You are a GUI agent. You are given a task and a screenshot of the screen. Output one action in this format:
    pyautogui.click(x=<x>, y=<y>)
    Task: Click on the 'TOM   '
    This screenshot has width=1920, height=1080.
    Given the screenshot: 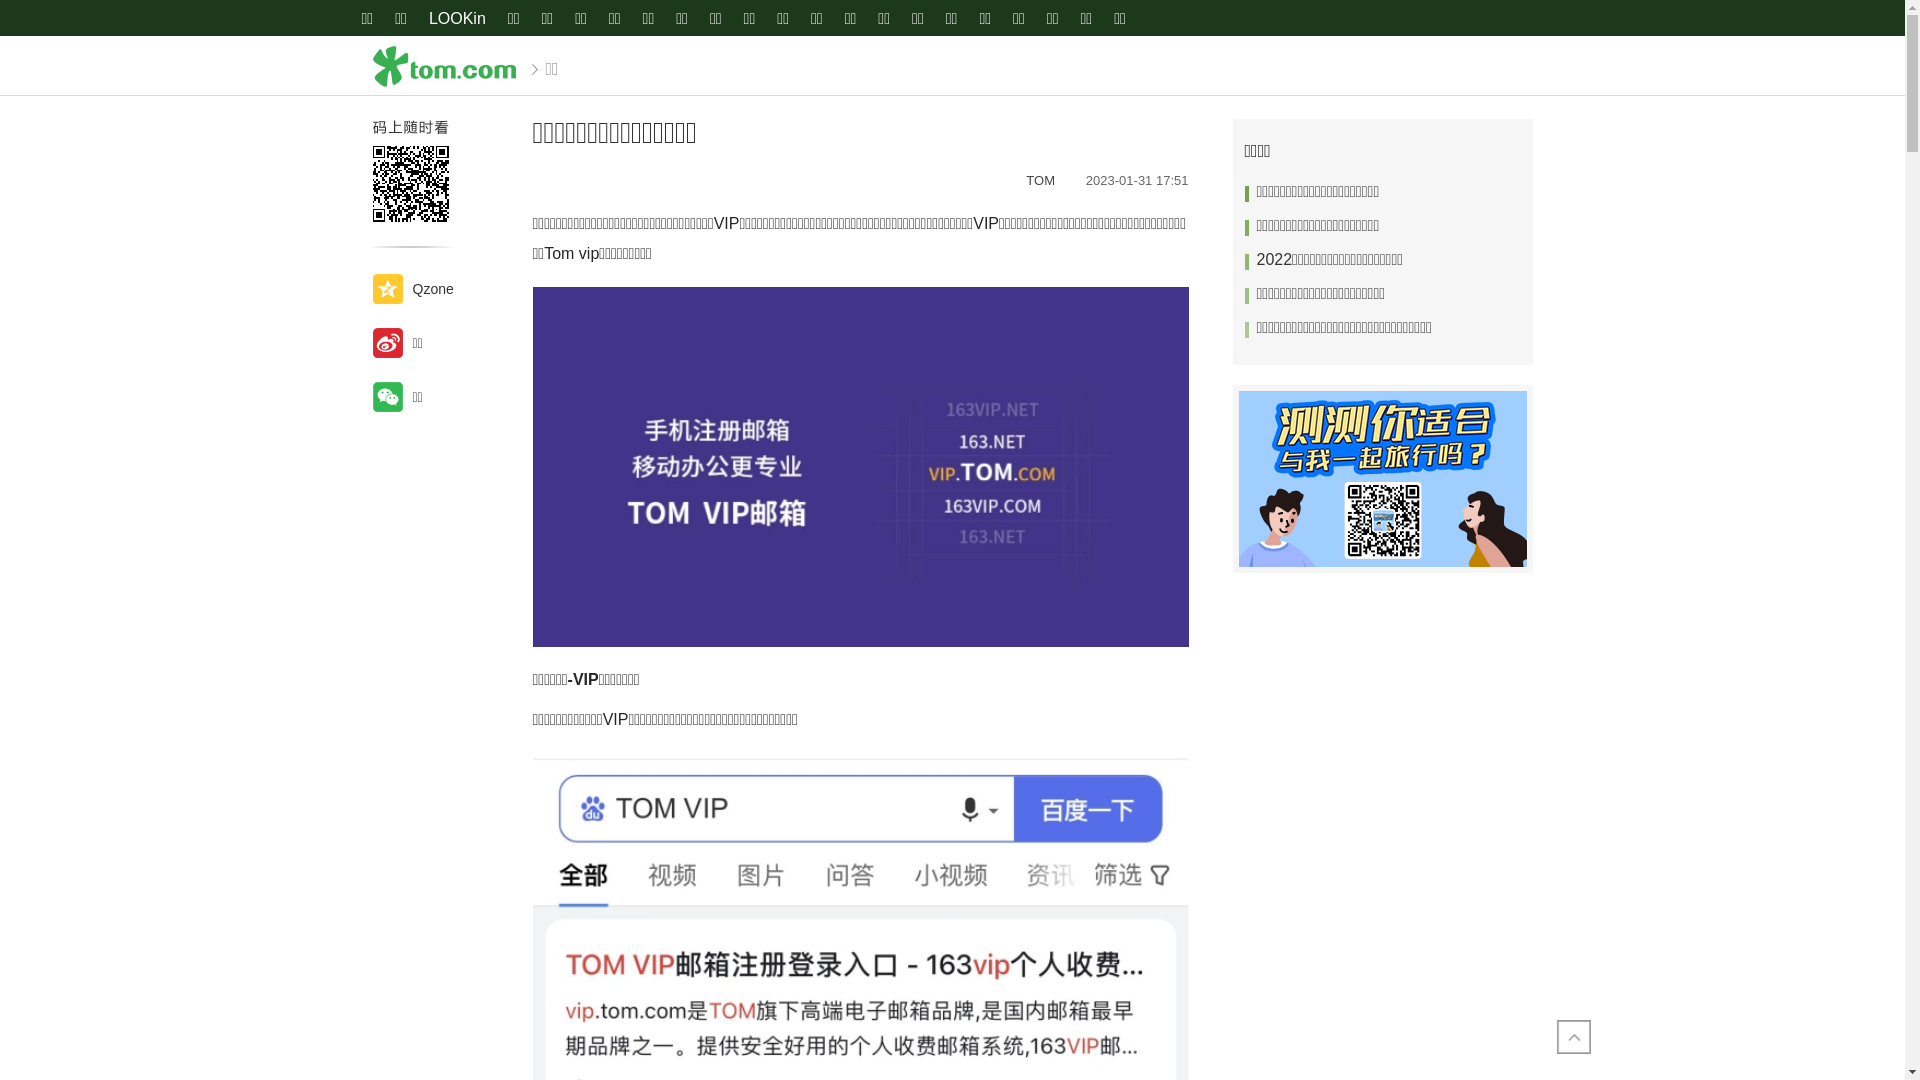 What is the action you would take?
    pyautogui.click(x=1044, y=180)
    